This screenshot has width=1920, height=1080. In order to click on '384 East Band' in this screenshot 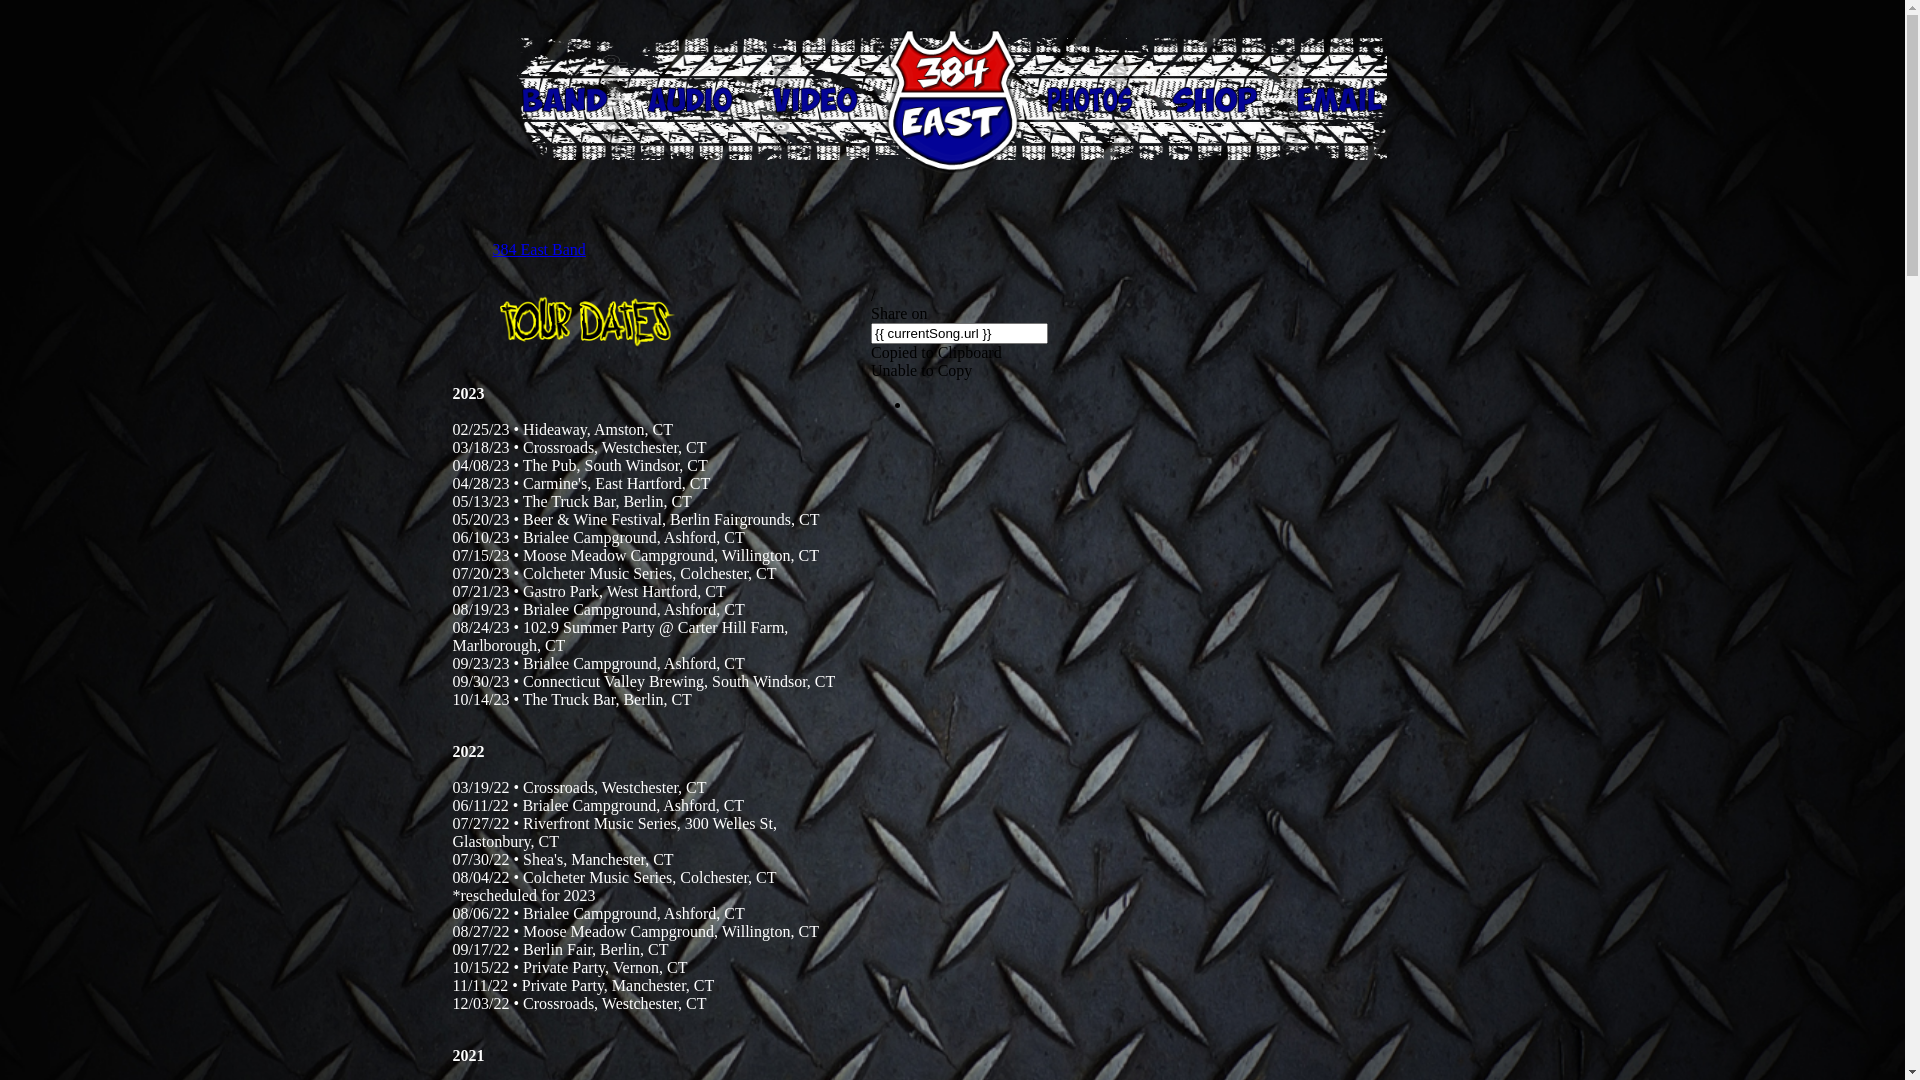, I will do `click(538, 248)`.